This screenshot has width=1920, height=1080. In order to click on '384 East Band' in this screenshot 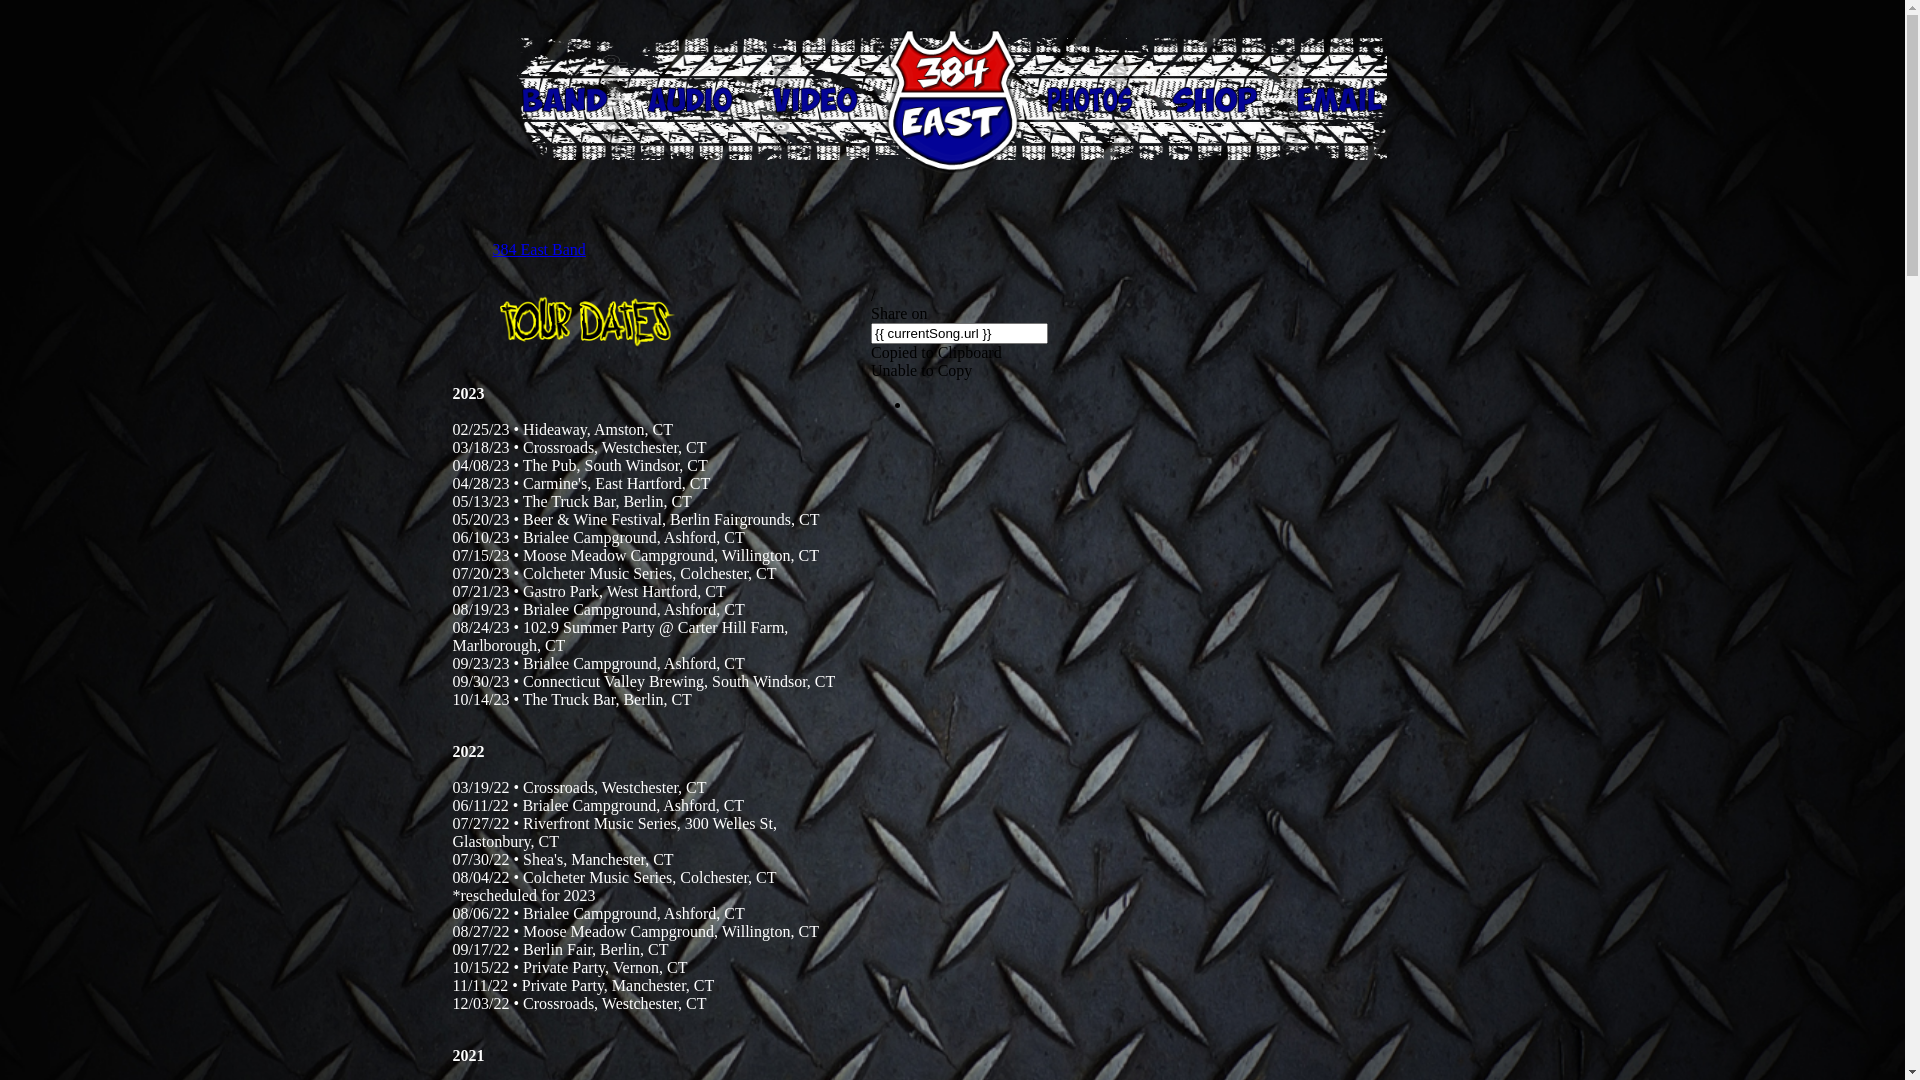, I will do `click(538, 248)`.